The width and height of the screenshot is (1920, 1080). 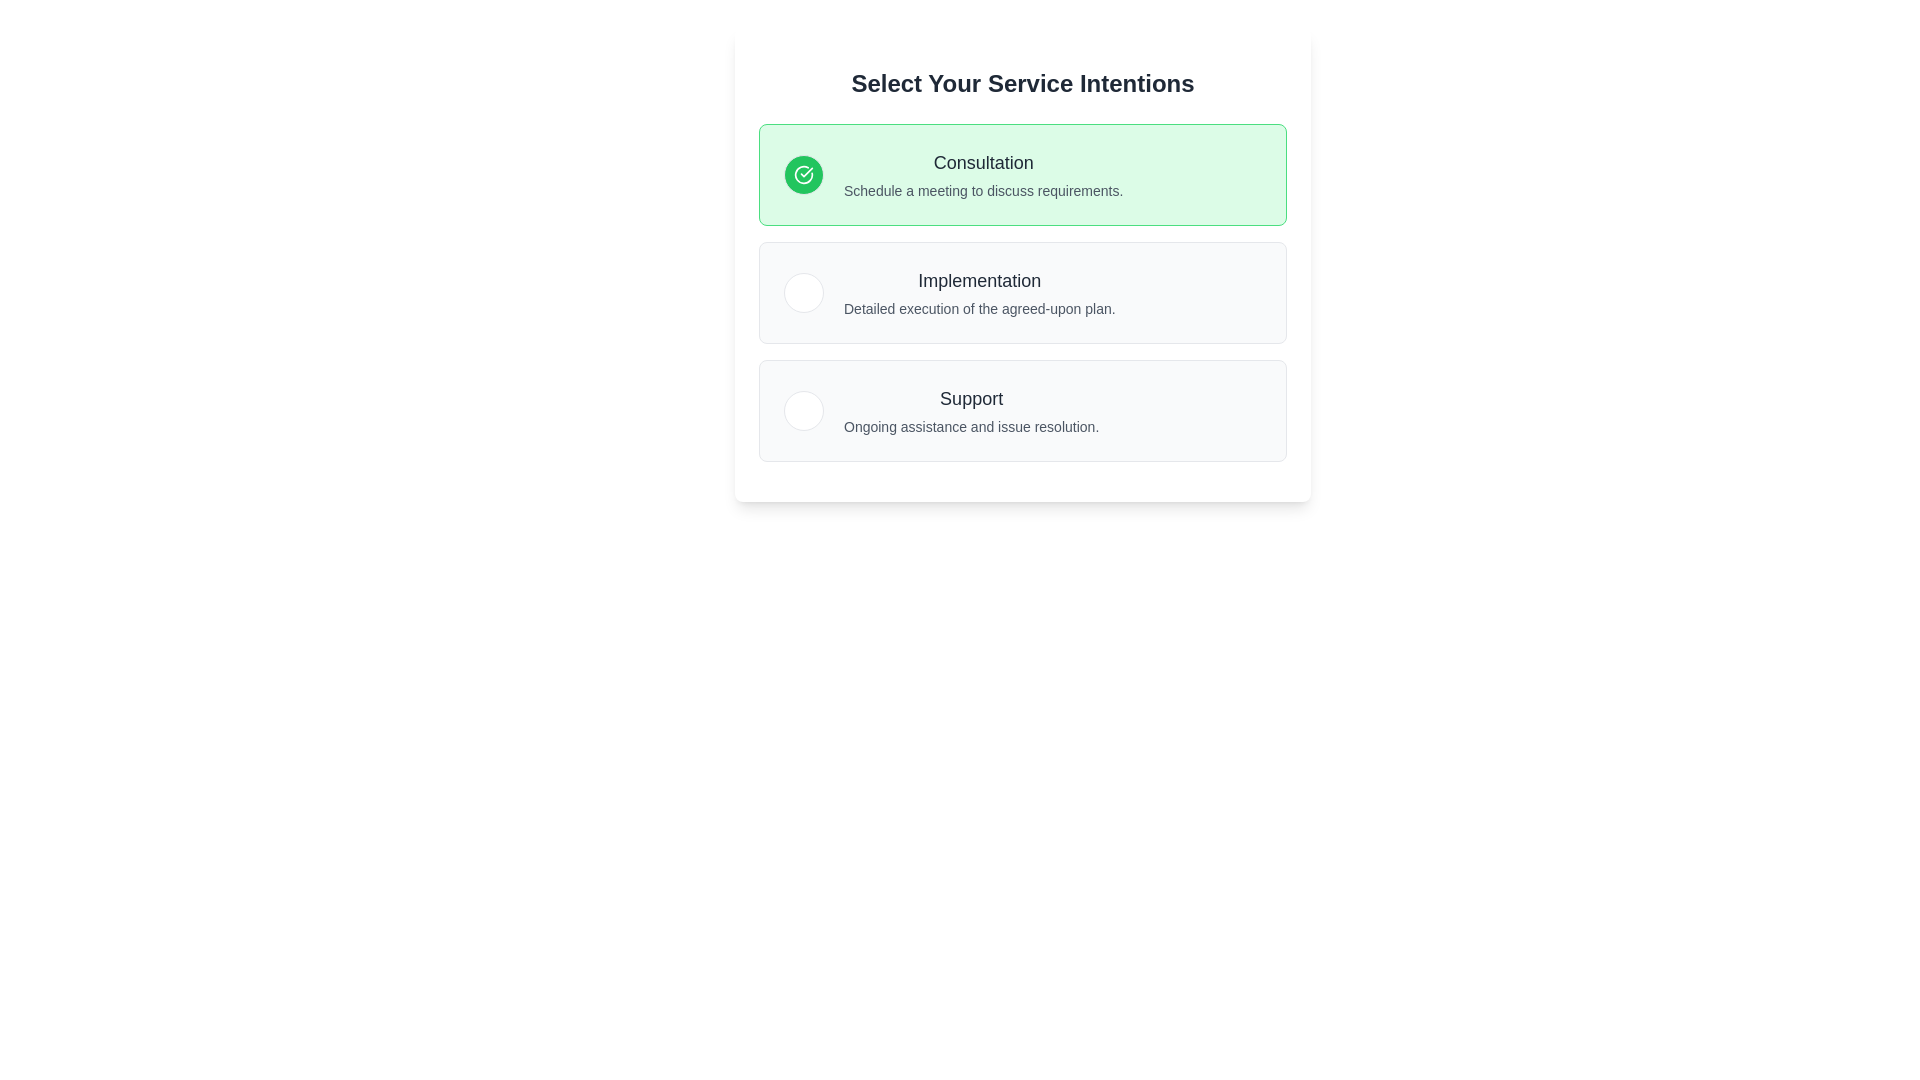 I want to click on the Text Display that describes the 'Consultation' option, which is highlighted in green and located at the top of the vertical list of service intentions, so click(x=983, y=173).